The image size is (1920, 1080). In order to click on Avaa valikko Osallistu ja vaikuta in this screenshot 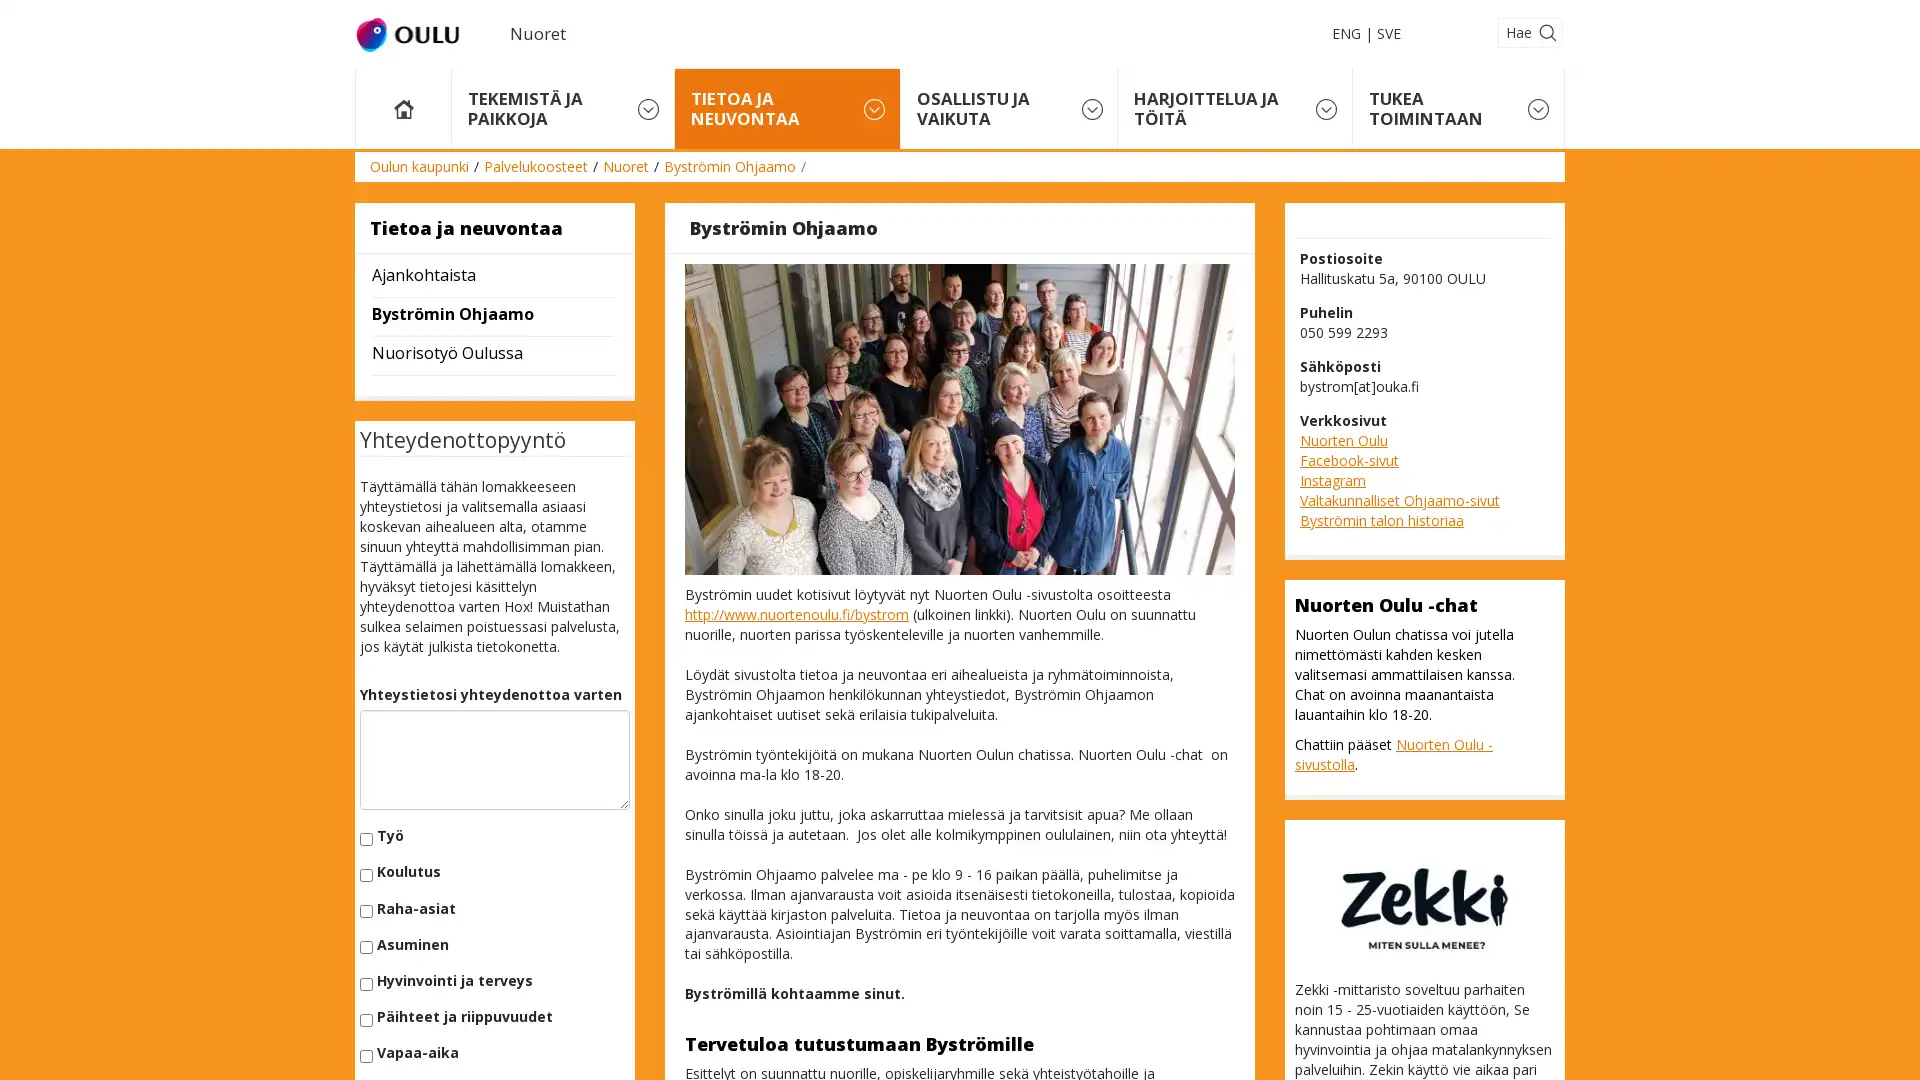, I will do `click(1091, 108)`.